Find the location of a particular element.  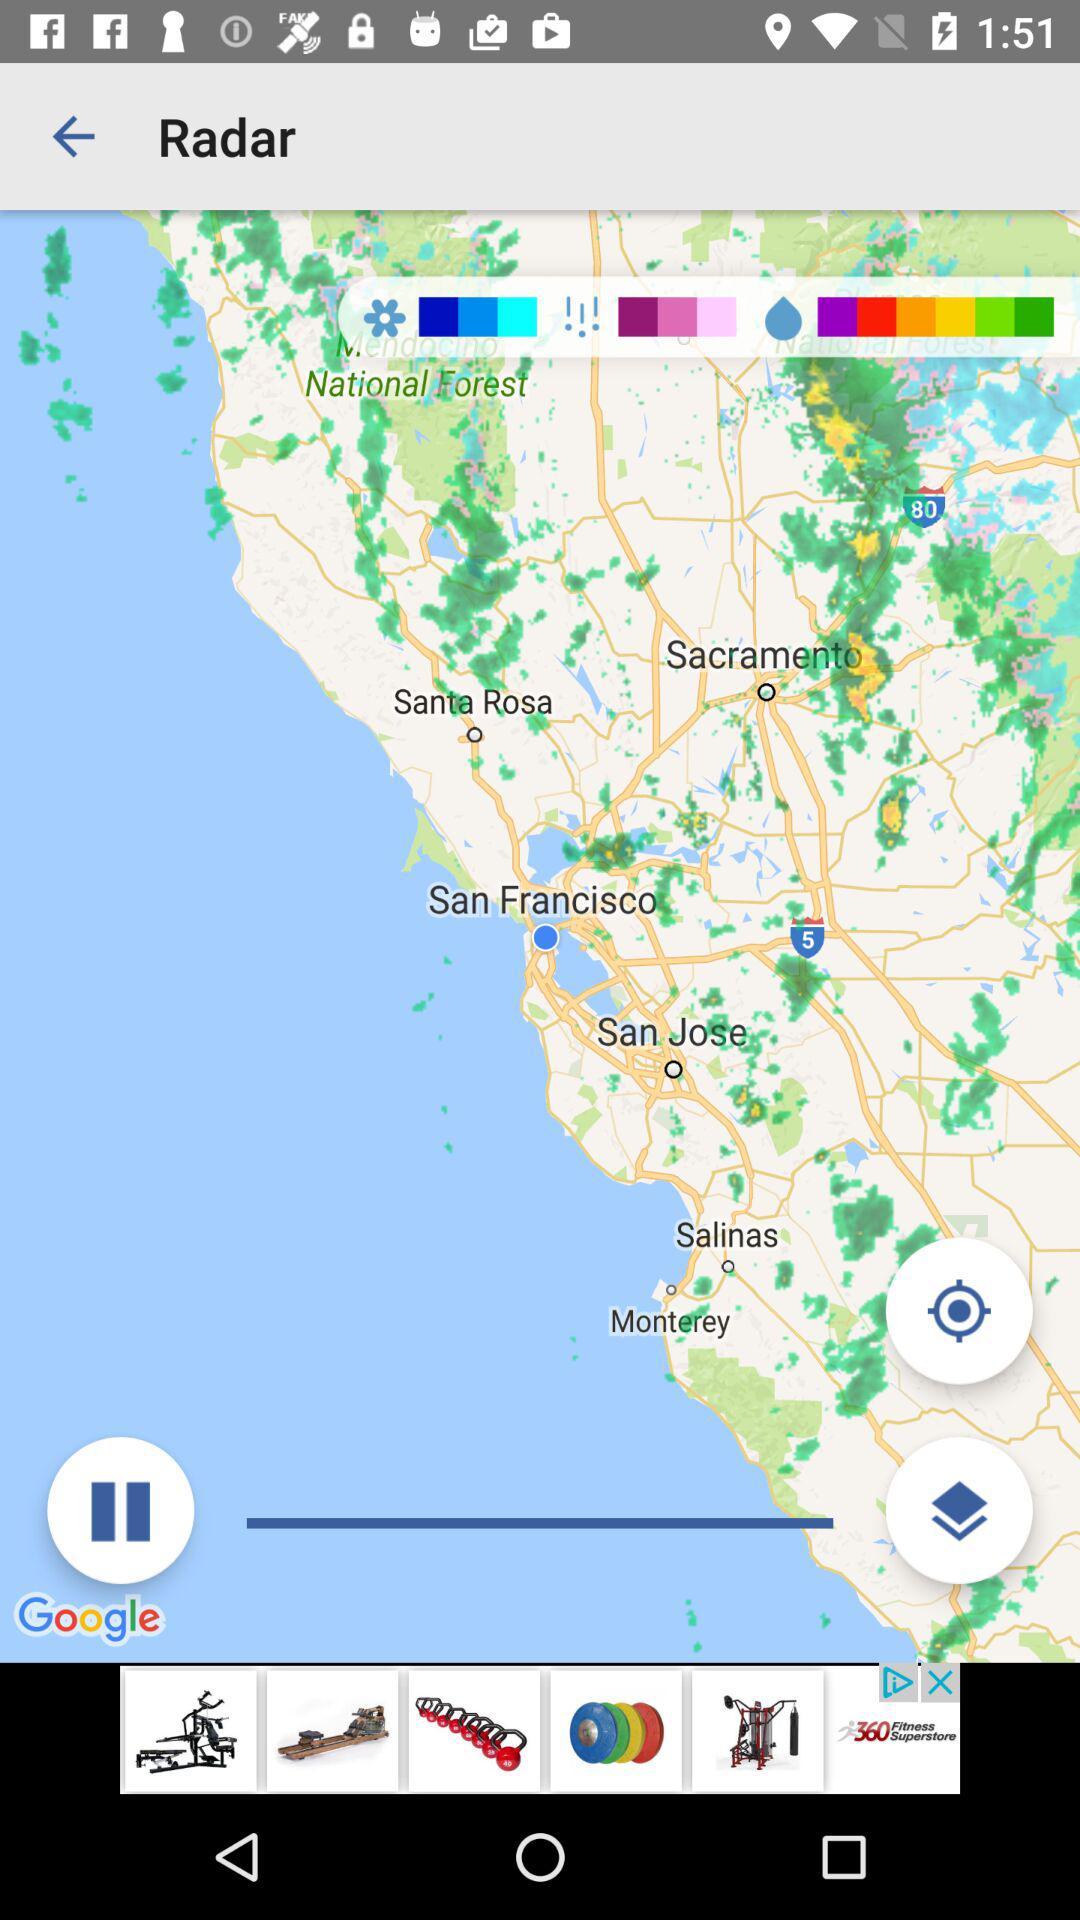

the layers icon is located at coordinates (958, 1510).